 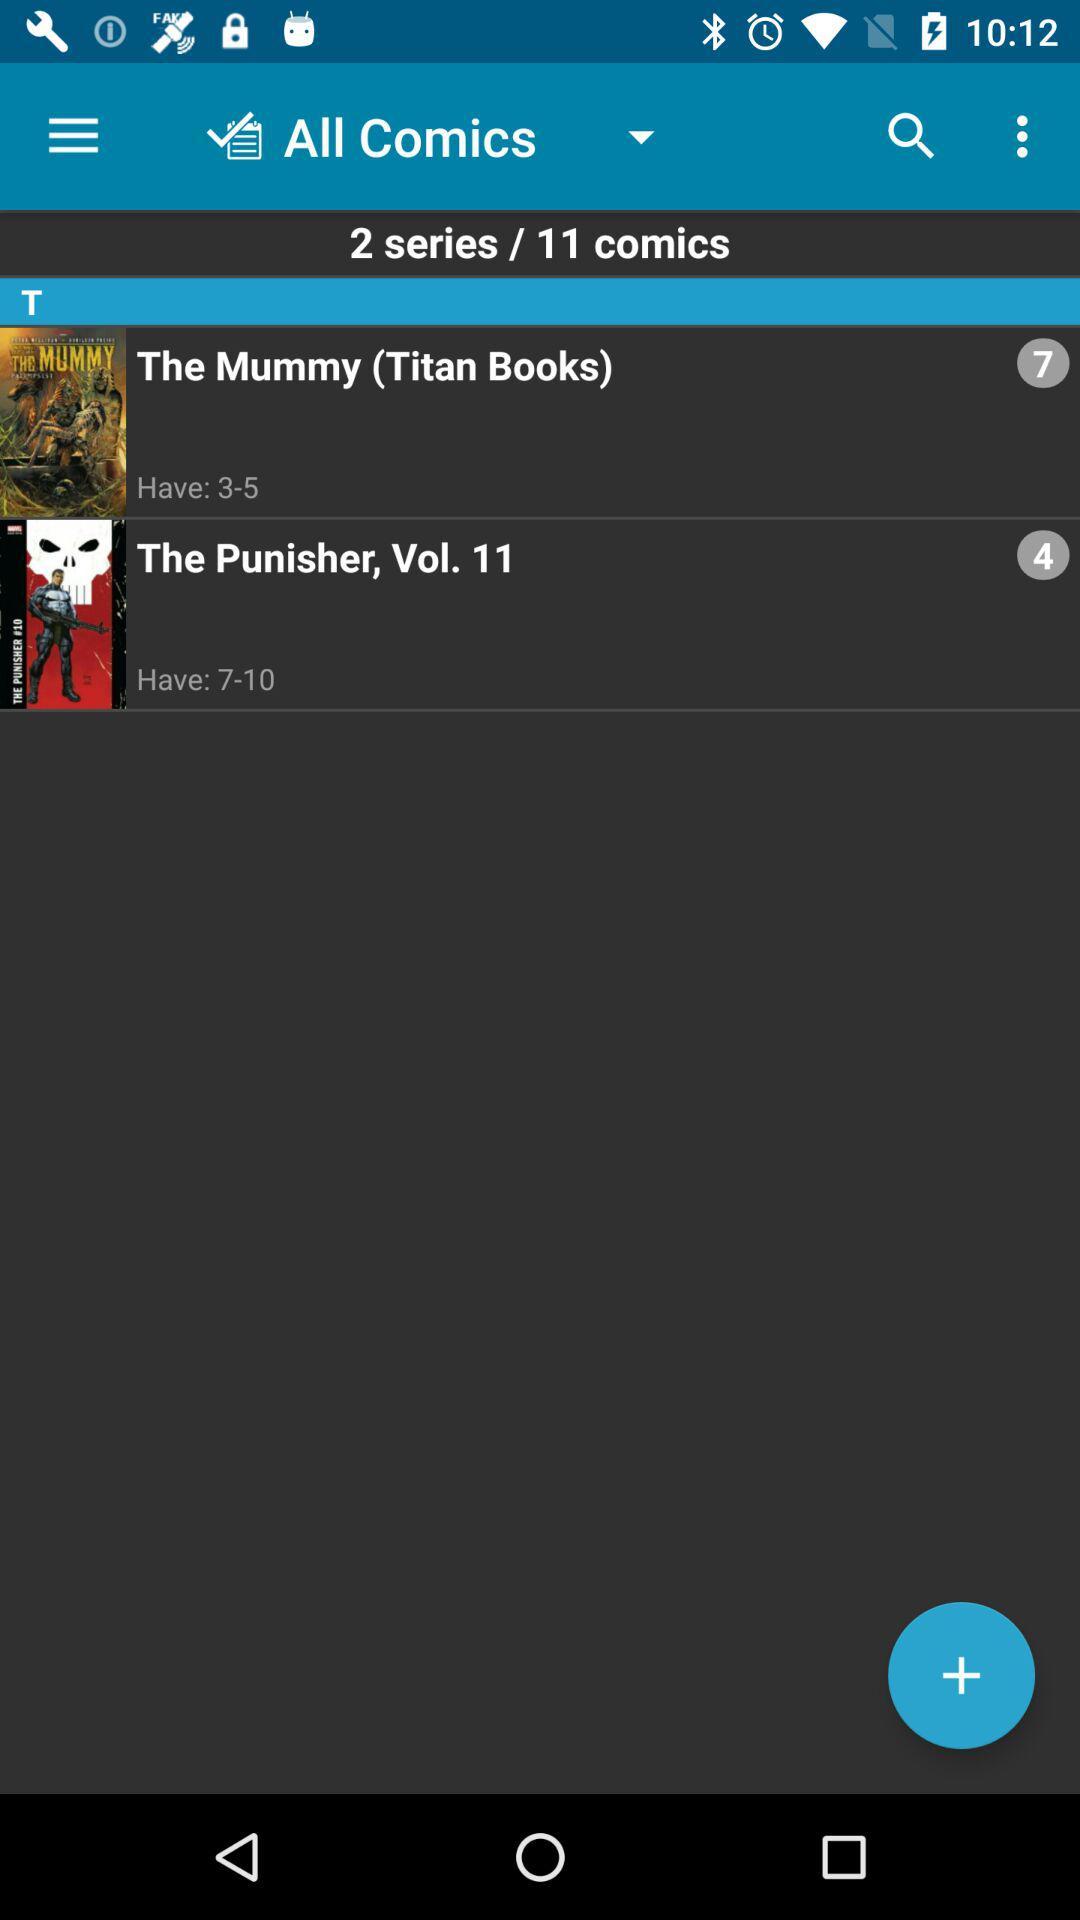 What do you see at coordinates (960, 1675) in the screenshot?
I see `the add icon` at bounding box center [960, 1675].